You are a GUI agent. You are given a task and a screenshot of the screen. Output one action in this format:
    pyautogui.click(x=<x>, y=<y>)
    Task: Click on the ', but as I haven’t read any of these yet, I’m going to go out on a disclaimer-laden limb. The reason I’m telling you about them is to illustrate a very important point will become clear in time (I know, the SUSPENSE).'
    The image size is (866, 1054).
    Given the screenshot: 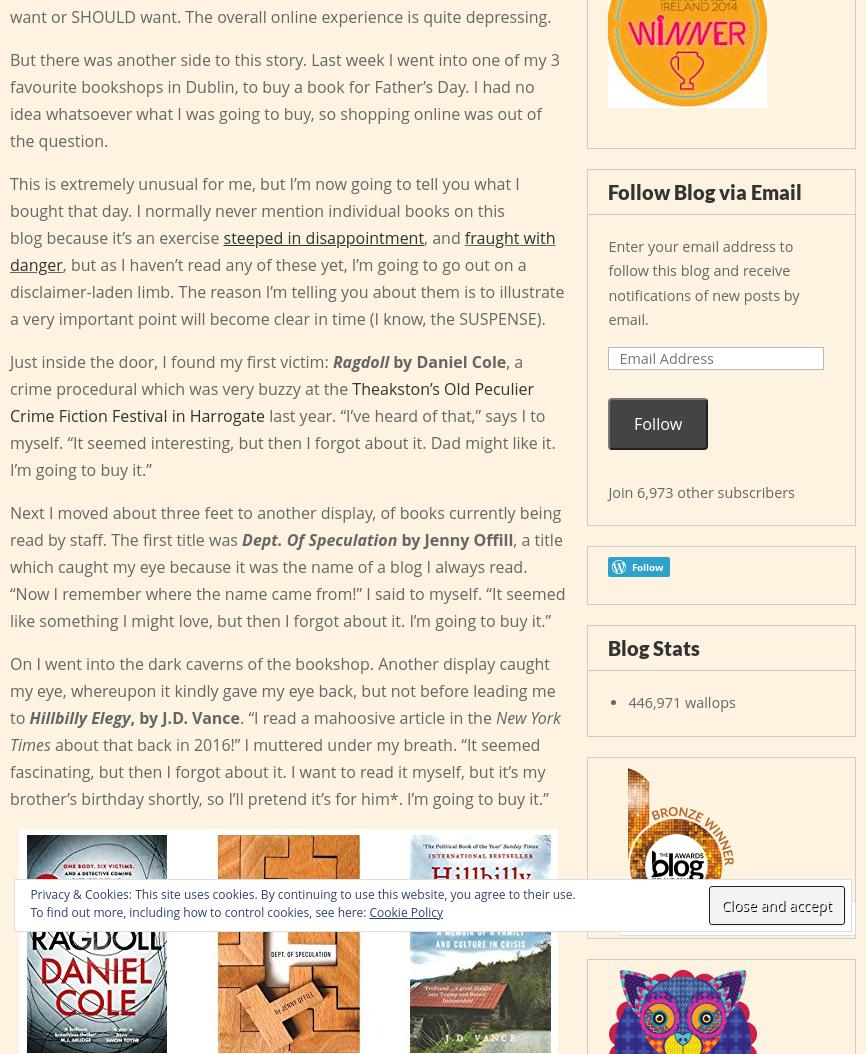 What is the action you would take?
    pyautogui.click(x=9, y=290)
    